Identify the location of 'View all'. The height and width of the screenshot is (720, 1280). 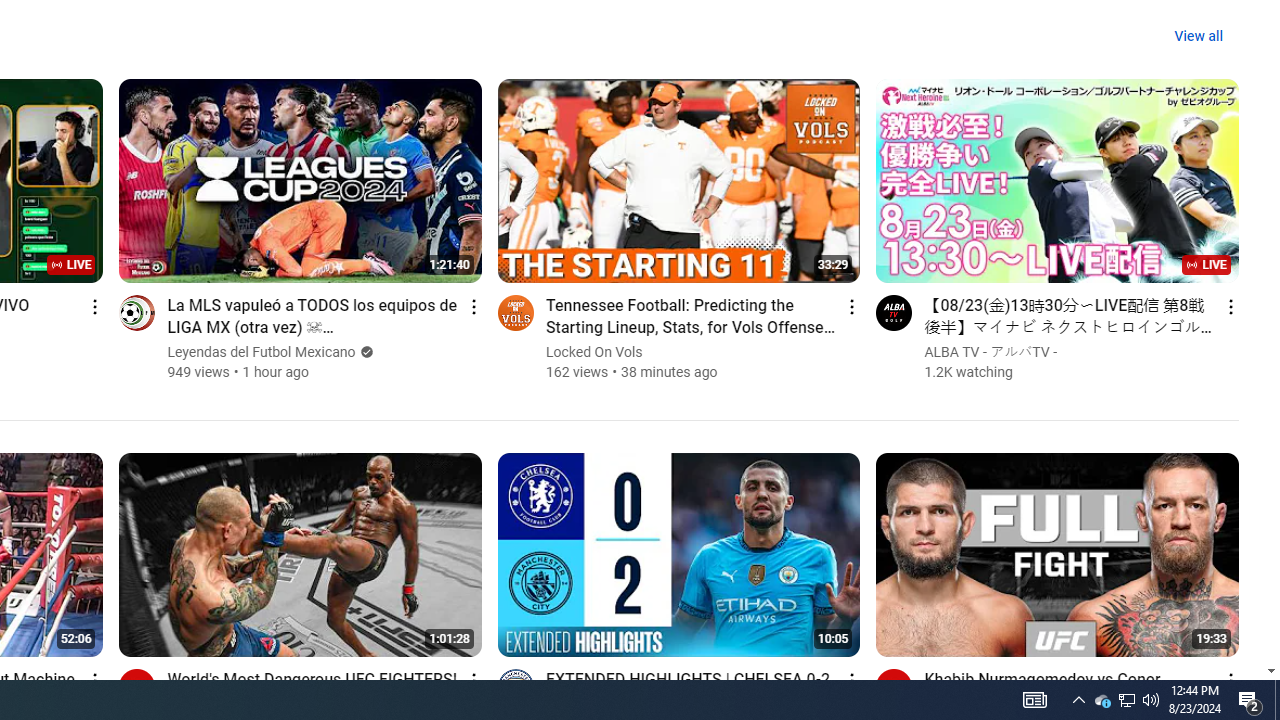
(1198, 36).